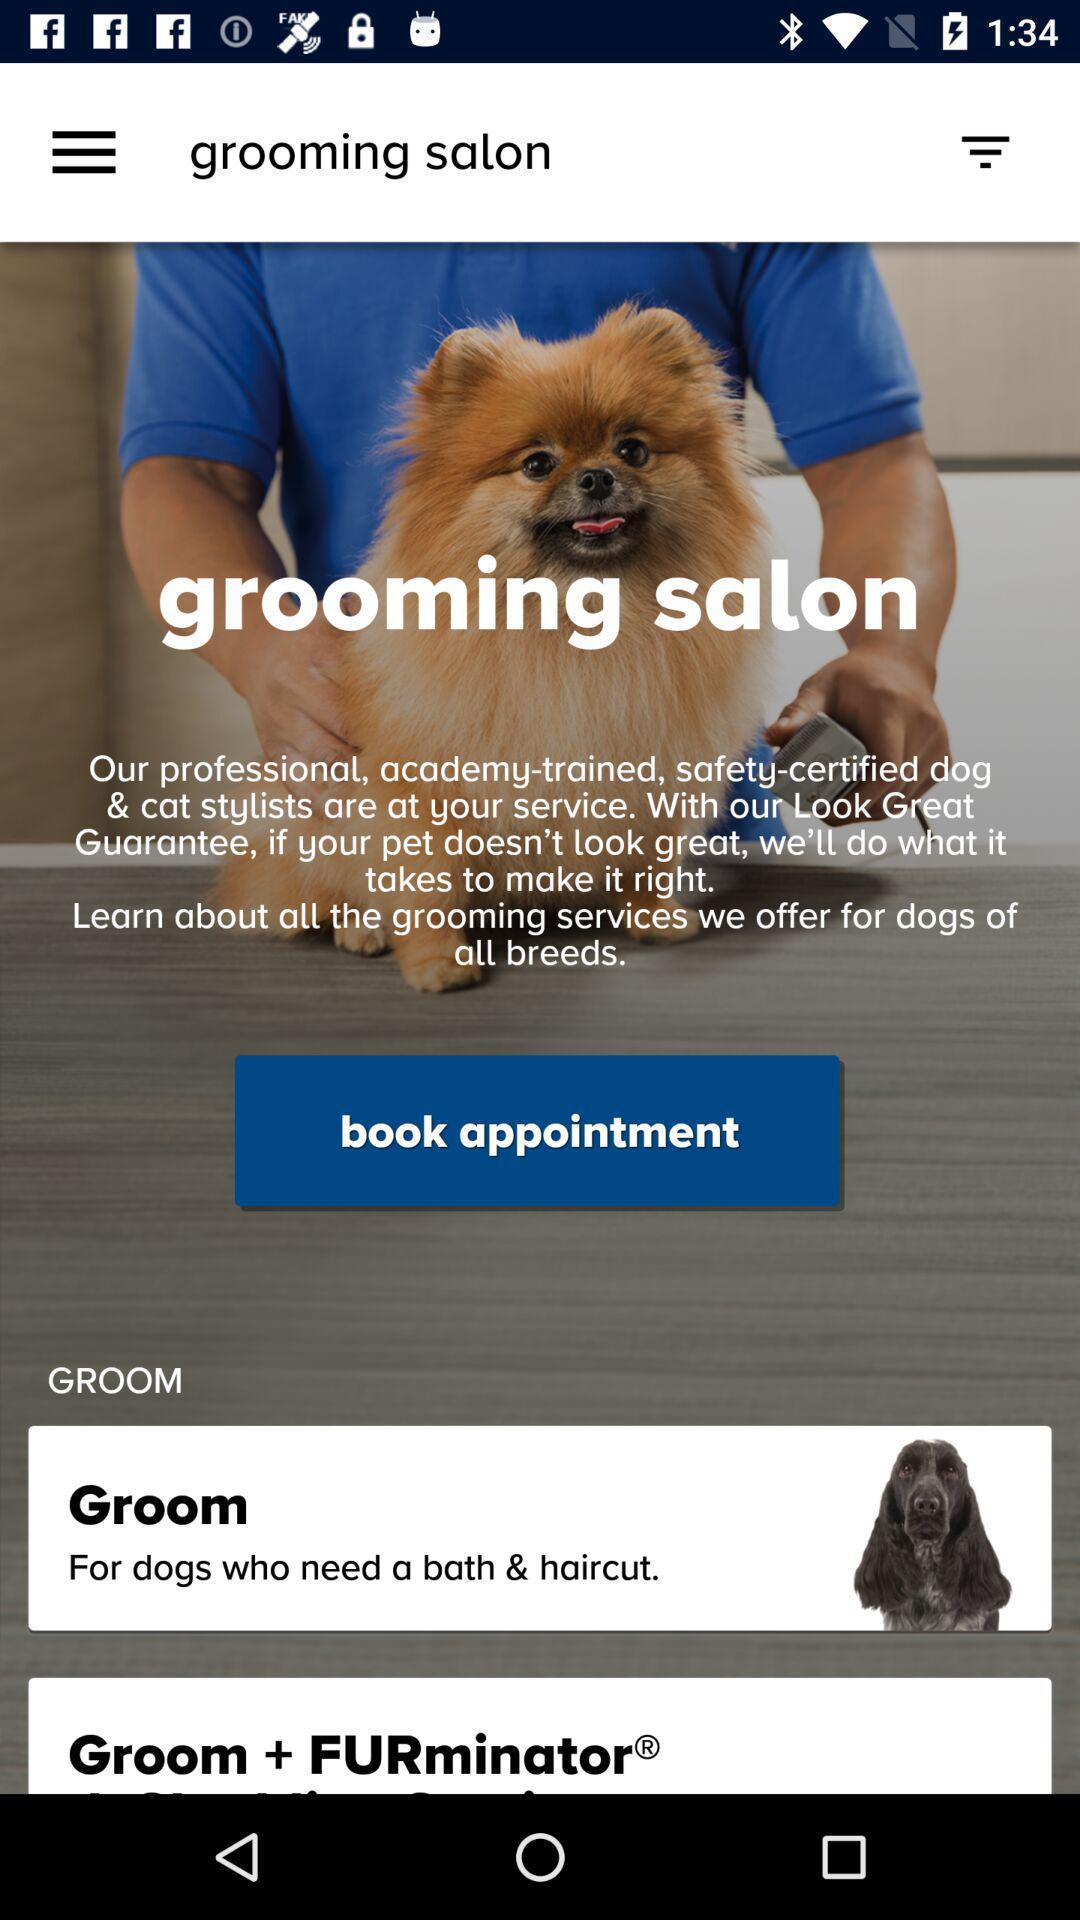 The image size is (1080, 1920). I want to click on book appointment item, so click(538, 1133).